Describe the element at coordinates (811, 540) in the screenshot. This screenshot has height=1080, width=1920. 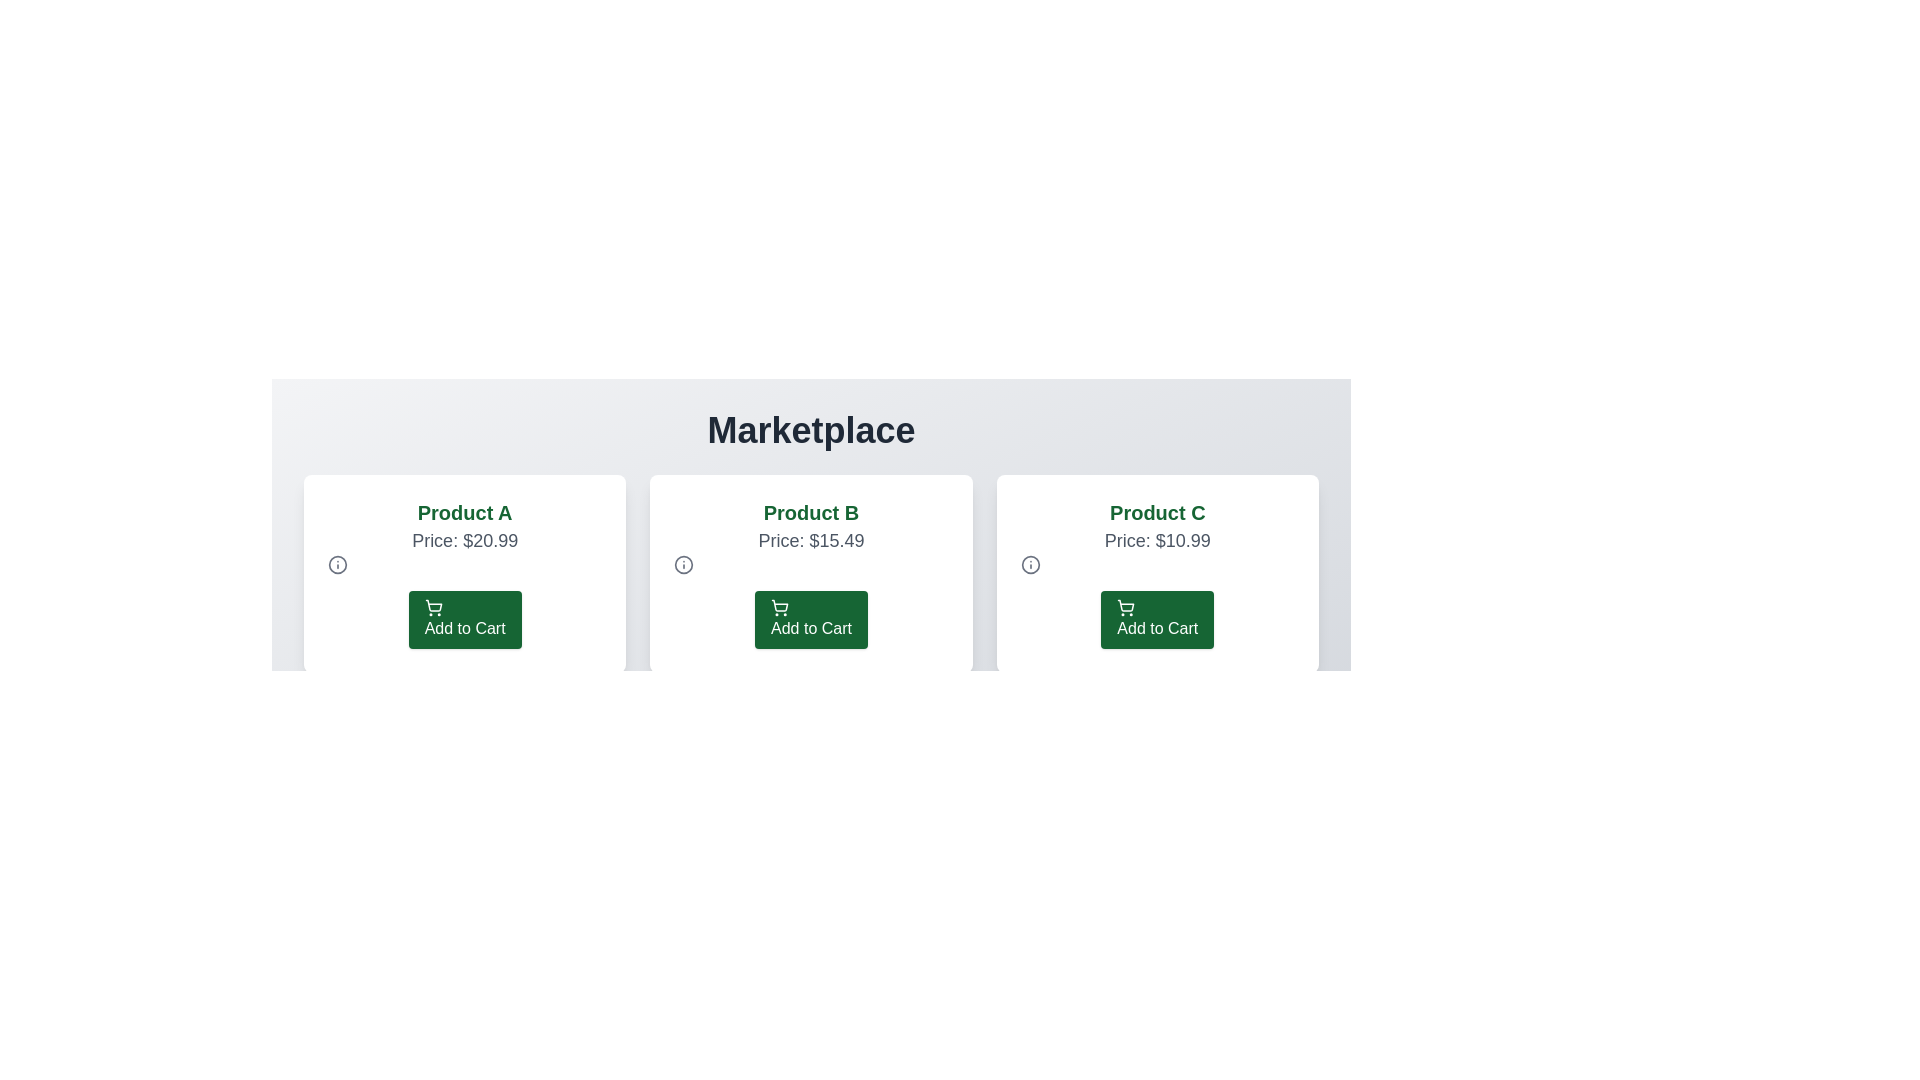
I see `the text label displaying 'Price: $15.49' that is located under the 'Product B' section` at that location.